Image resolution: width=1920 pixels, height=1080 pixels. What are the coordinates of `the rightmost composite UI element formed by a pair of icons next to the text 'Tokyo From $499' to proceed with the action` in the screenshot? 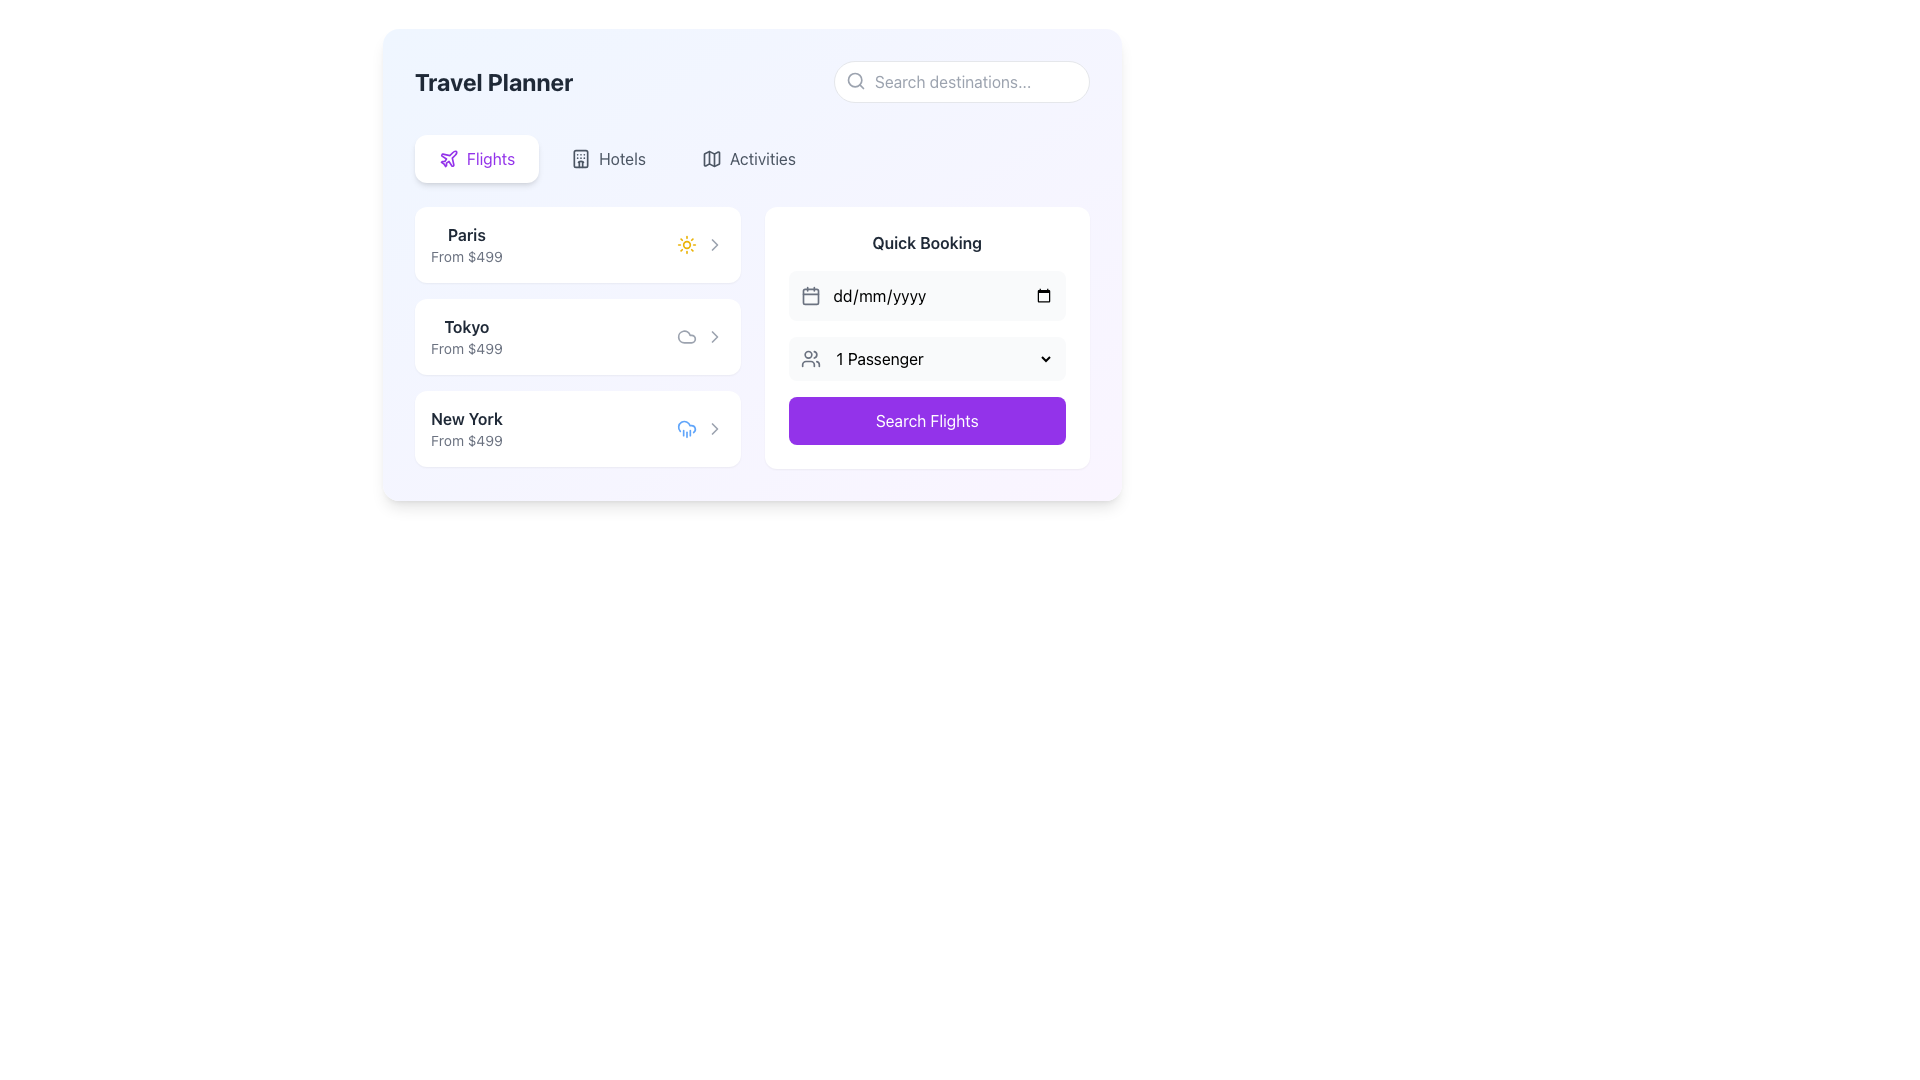 It's located at (700, 335).